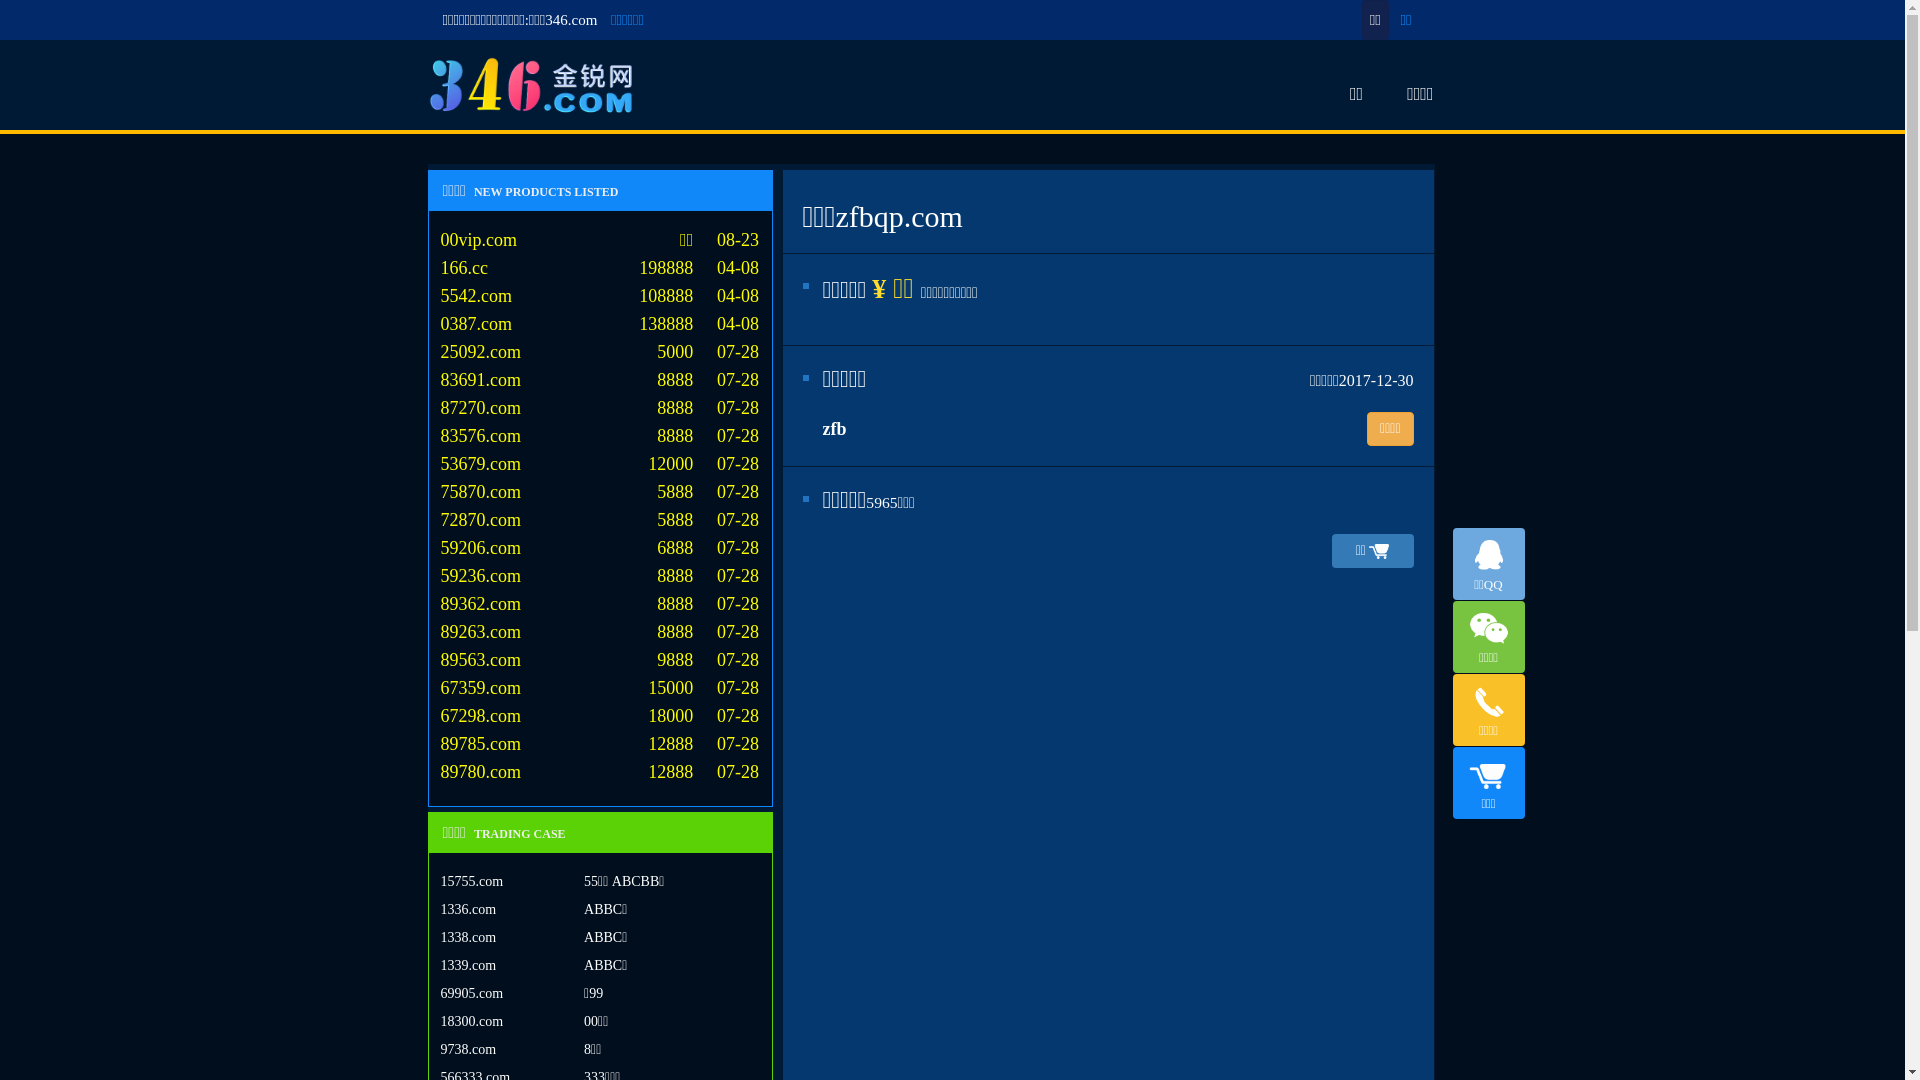  Describe the element at coordinates (598, 555) in the screenshot. I see `'59206.com 6888 07-28'` at that location.